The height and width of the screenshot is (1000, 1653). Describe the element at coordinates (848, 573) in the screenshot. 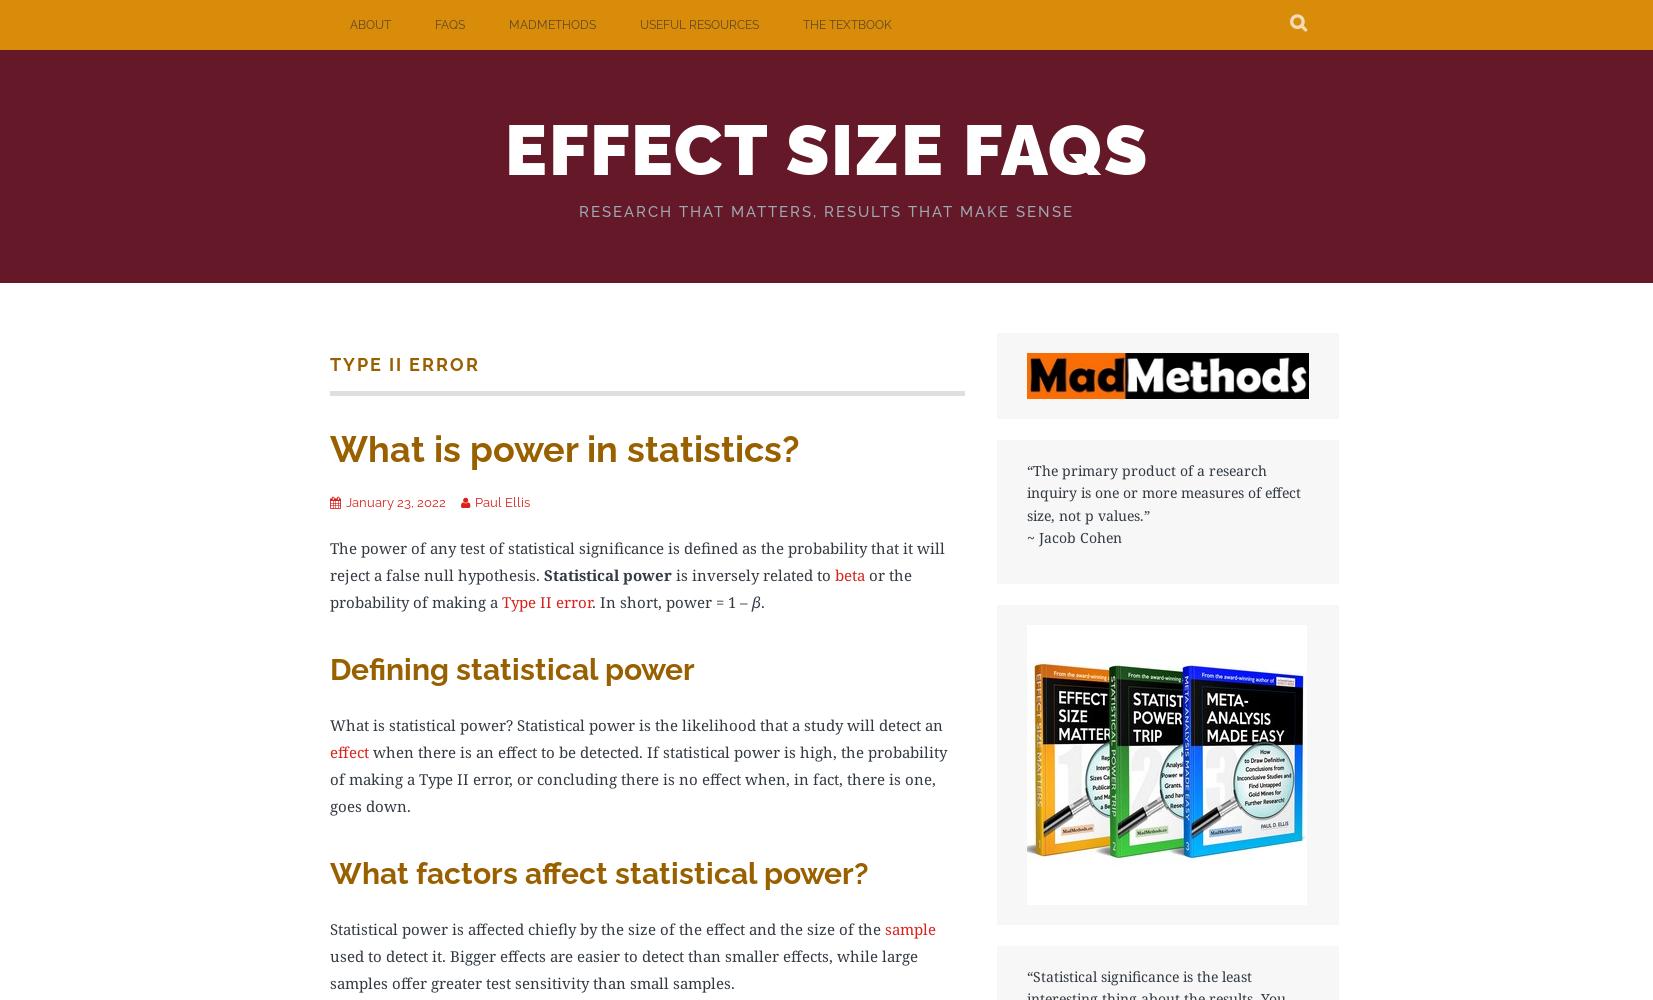

I see `'beta'` at that location.